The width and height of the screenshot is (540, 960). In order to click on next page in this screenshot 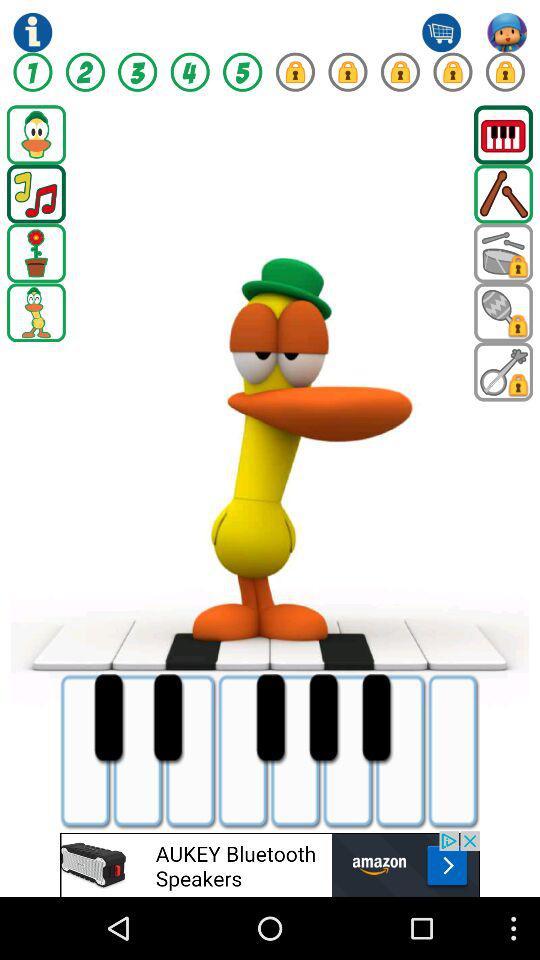, I will do `click(502, 312)`.